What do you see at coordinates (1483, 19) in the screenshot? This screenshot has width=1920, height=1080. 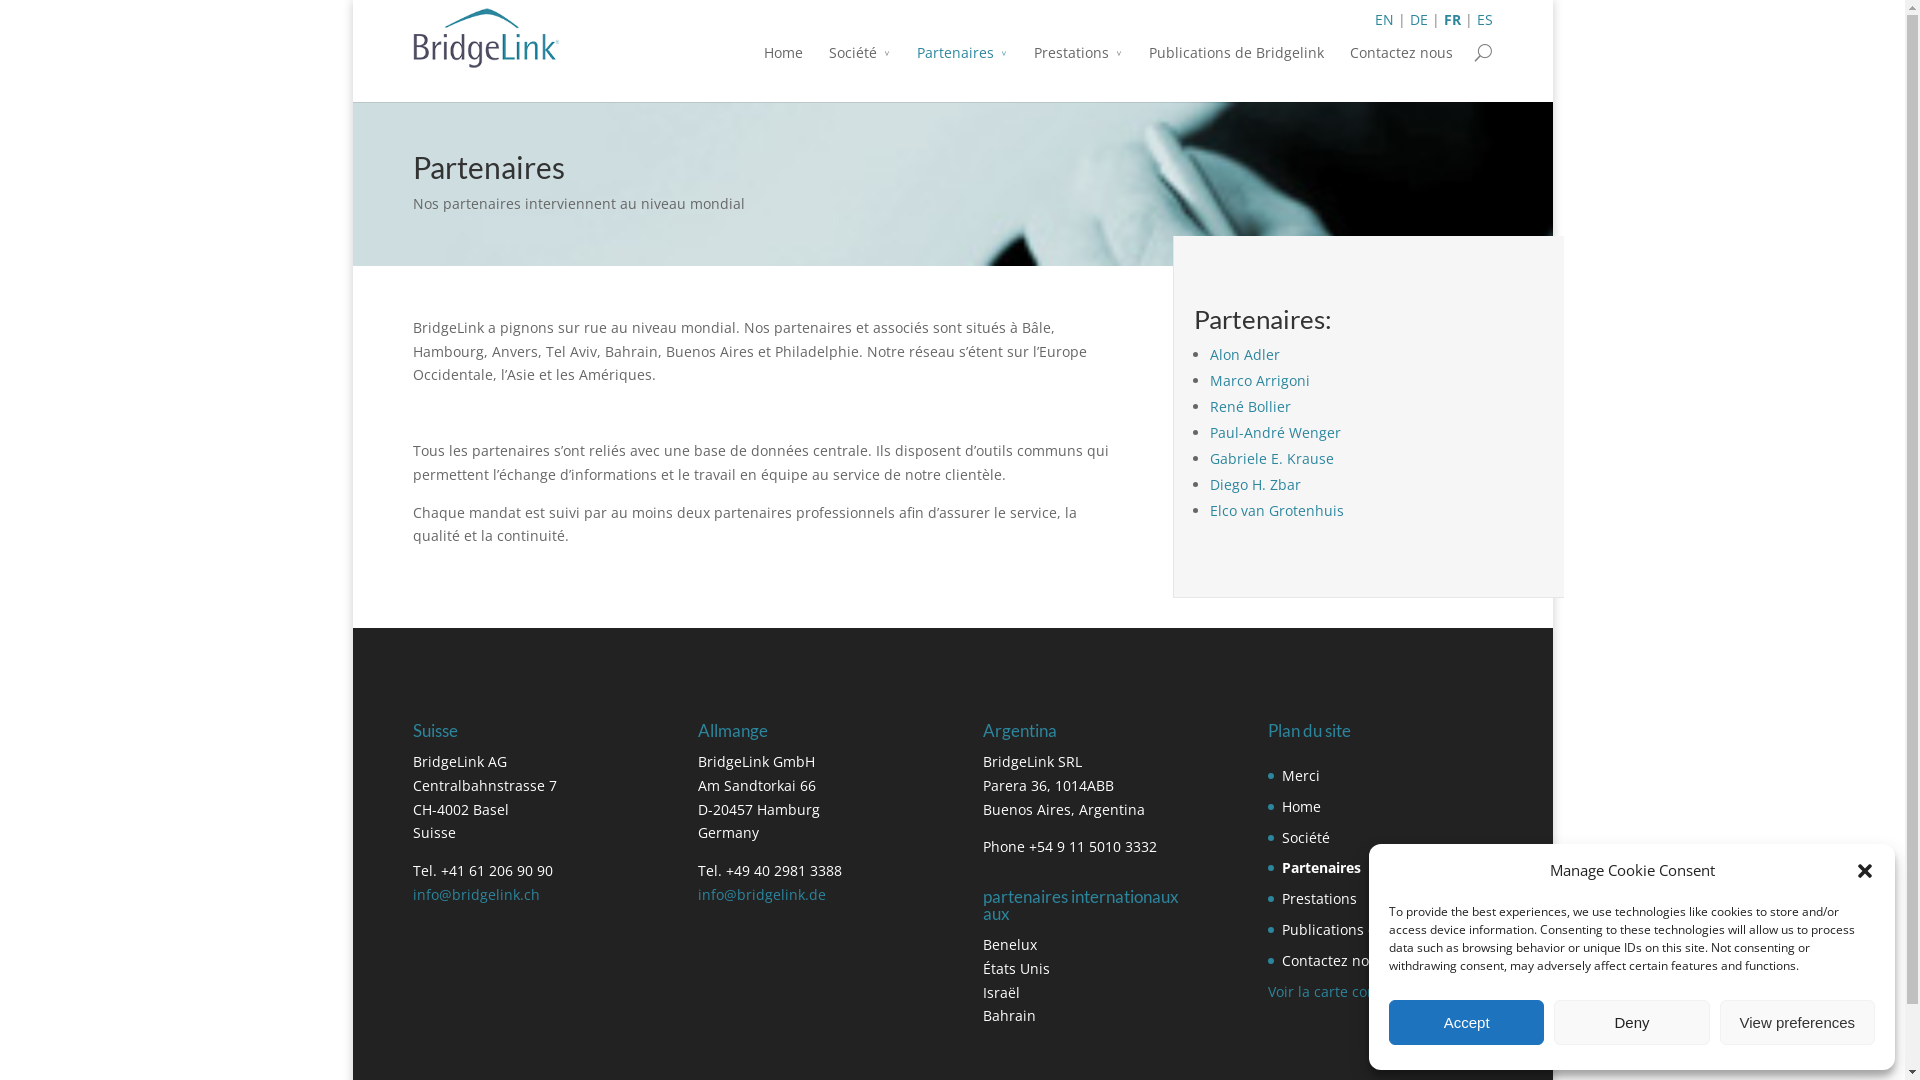 I see `'ES'` at bounding box center [1483, 19].